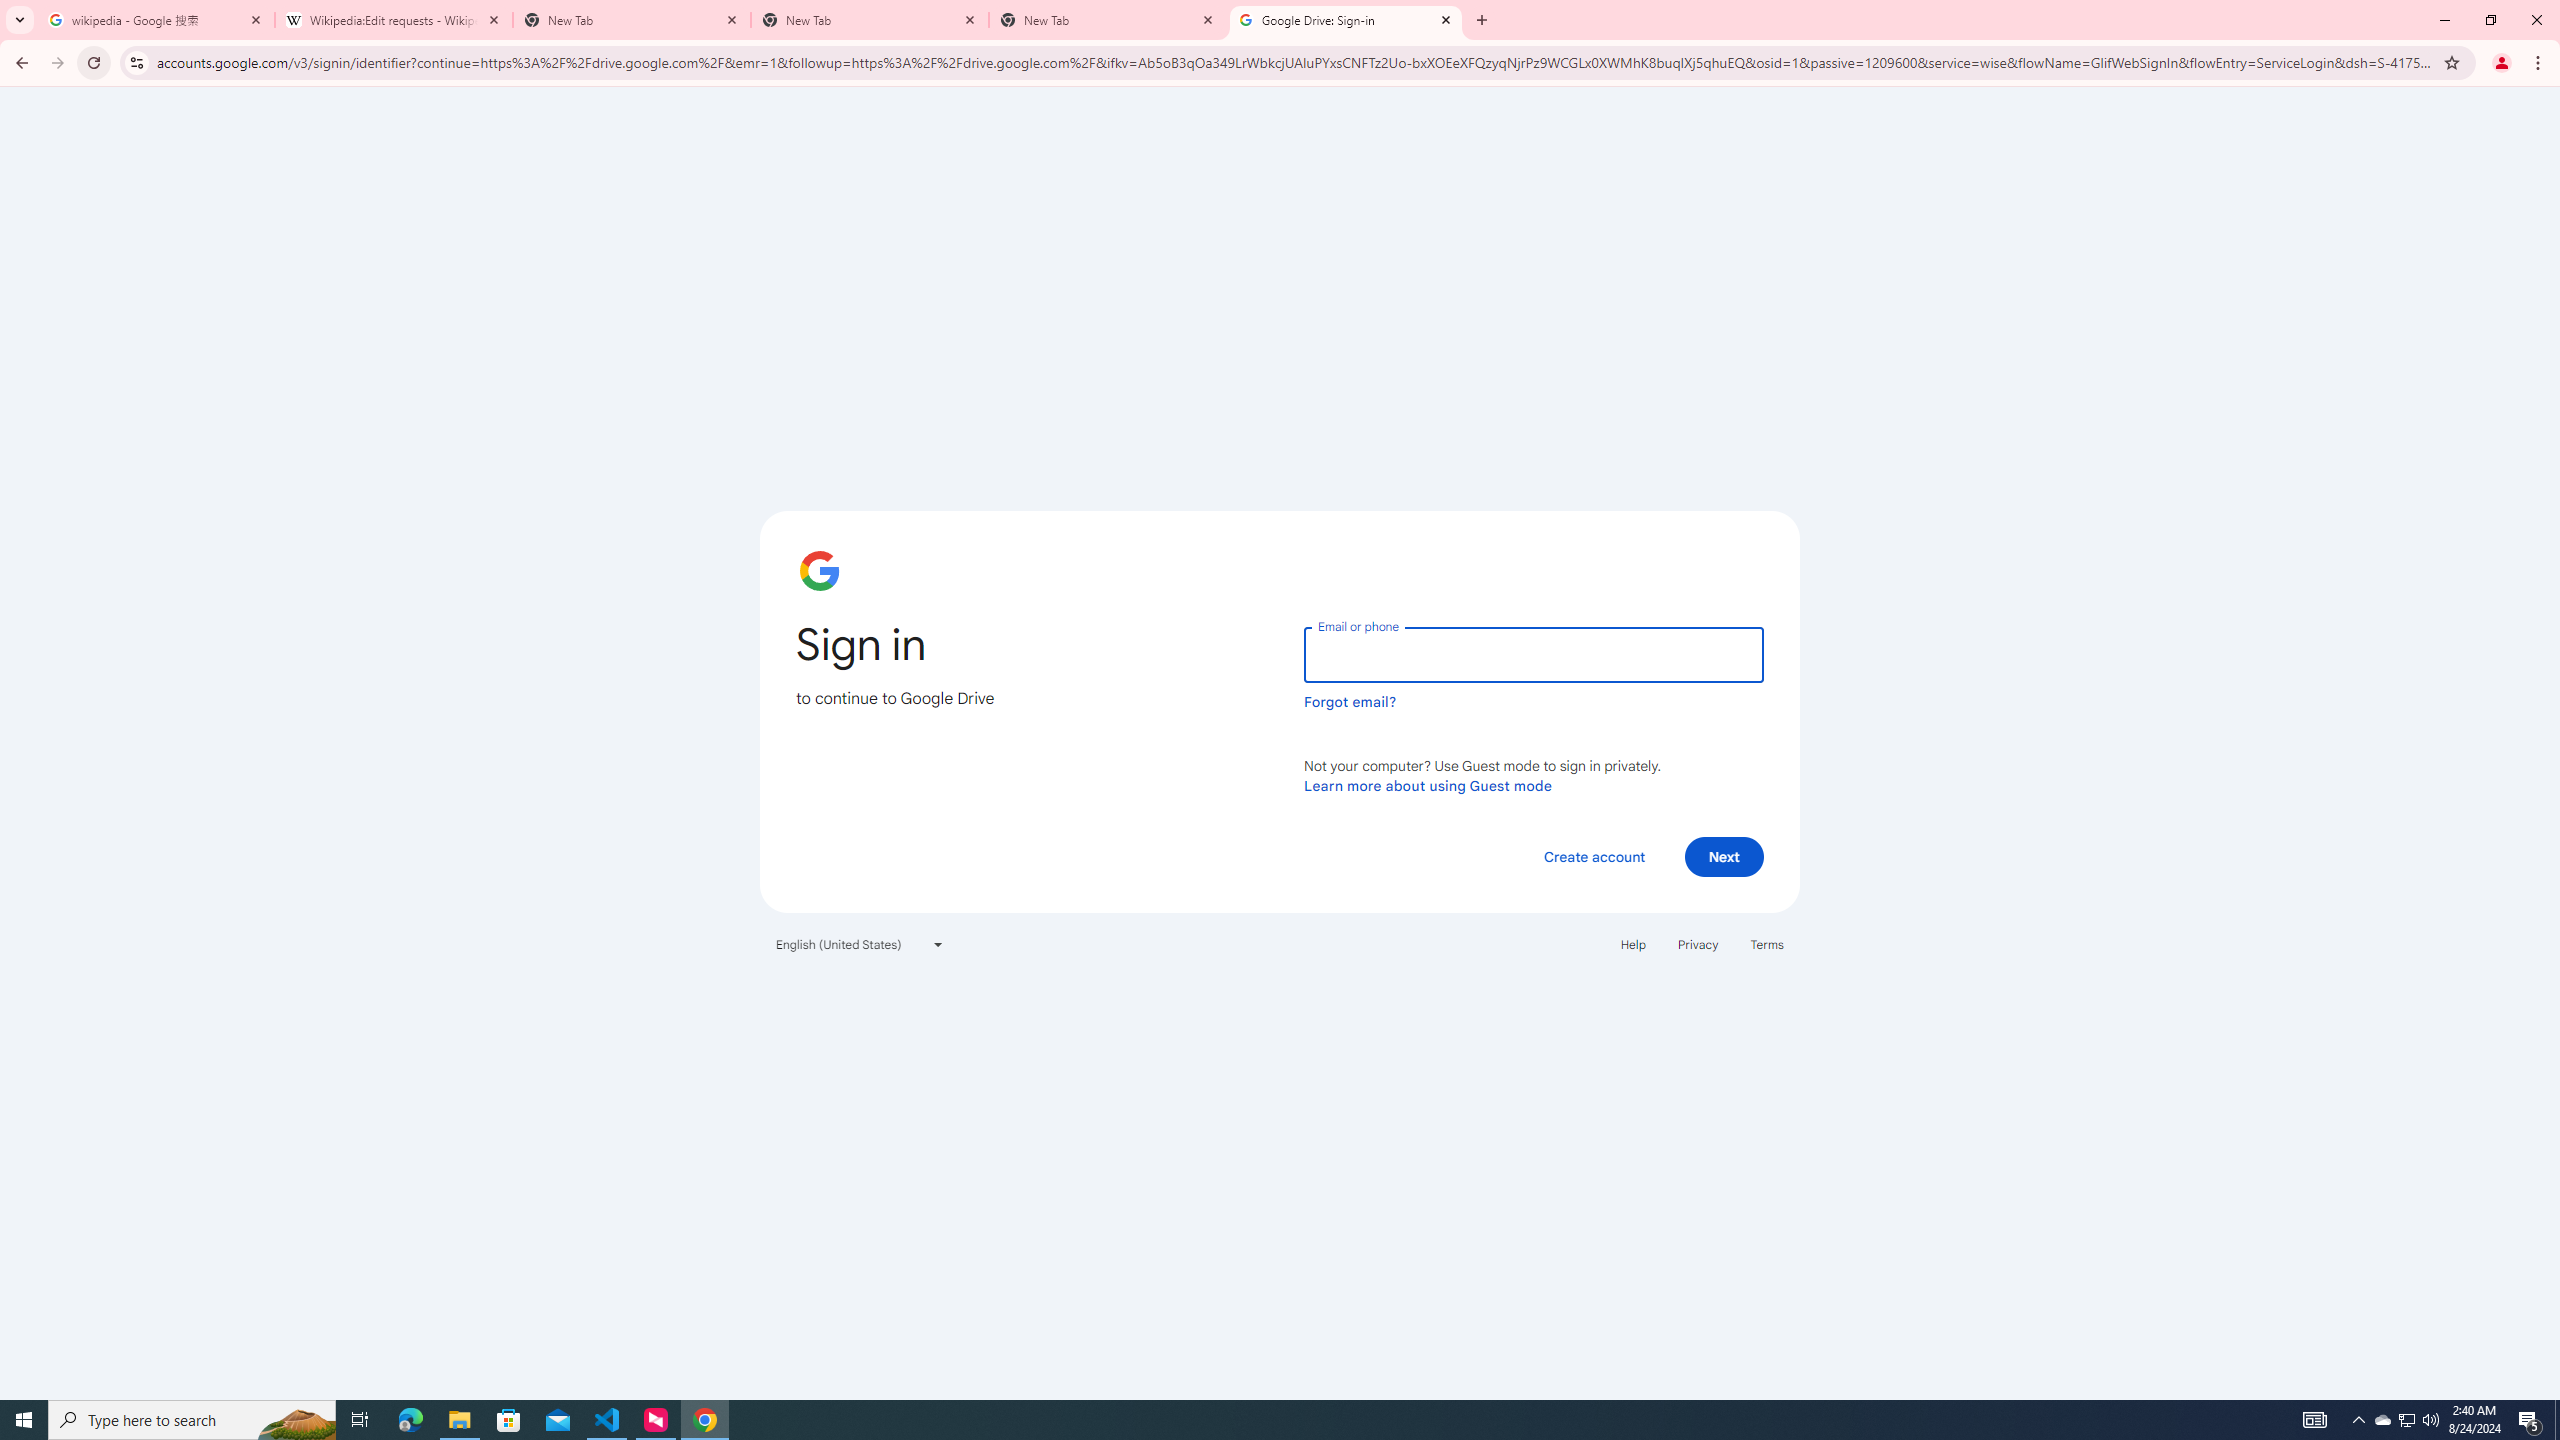 This screenshot has height=1440, width=2560. Describe the element at coordinates (2443, 19) in the screenshot. I see `'Minimize'` at that location.